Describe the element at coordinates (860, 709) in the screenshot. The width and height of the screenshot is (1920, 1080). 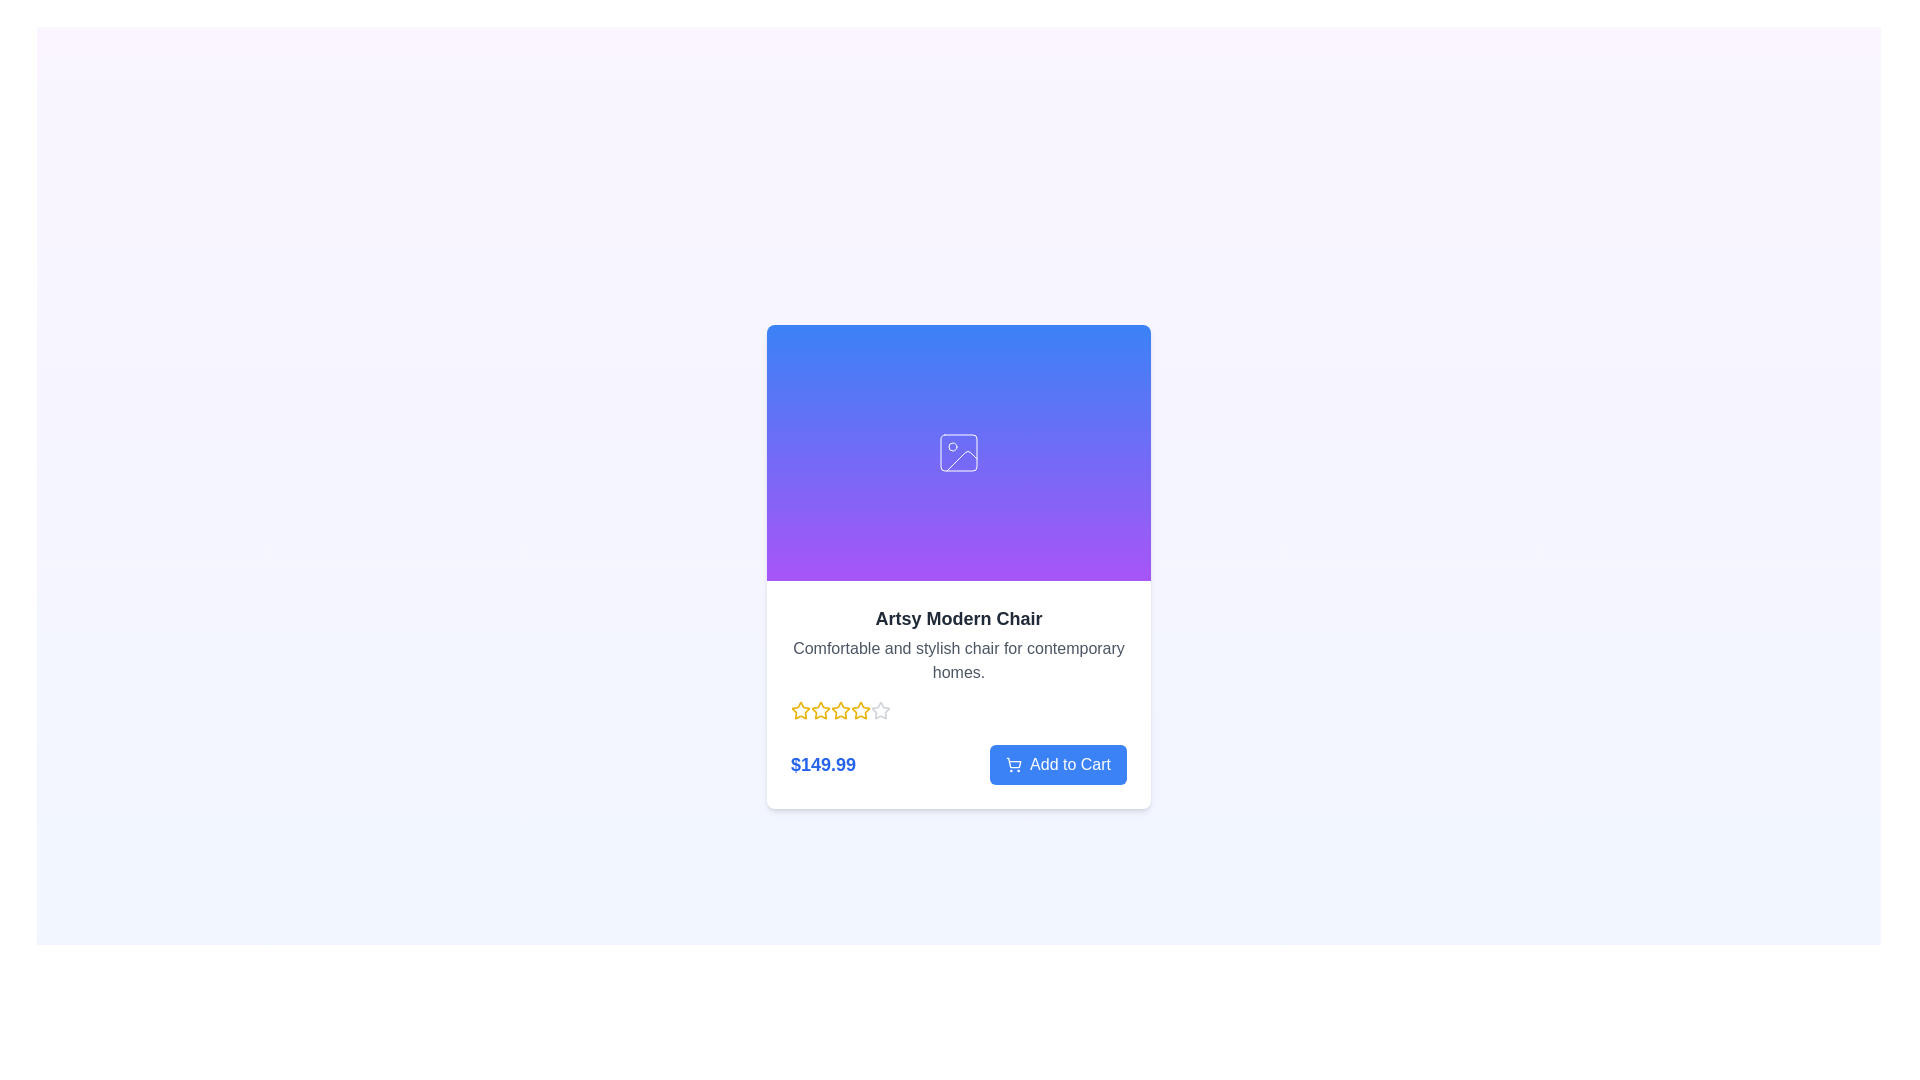
I see `the third star in the horizontal series of five rating stars, located below the product description and above the price` at that location.